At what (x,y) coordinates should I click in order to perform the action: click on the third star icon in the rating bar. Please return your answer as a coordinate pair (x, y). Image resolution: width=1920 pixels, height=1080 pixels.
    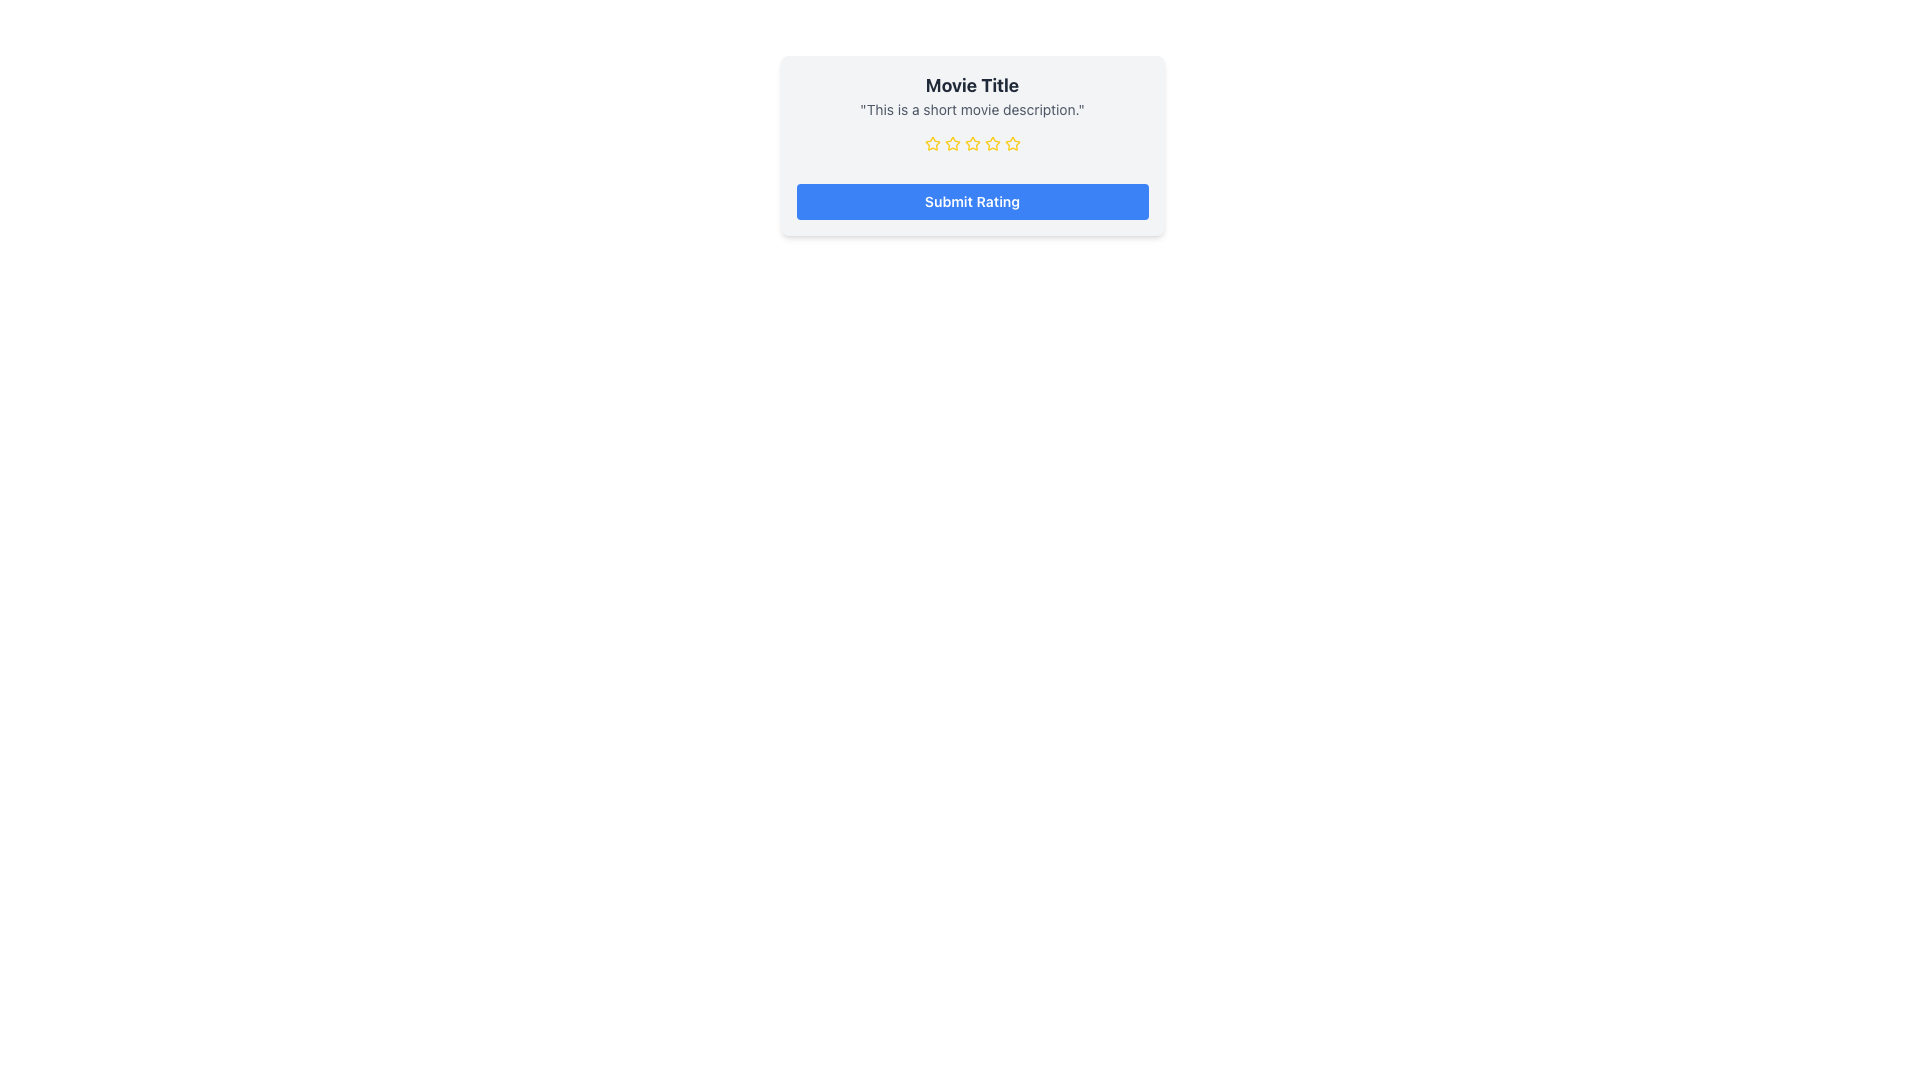
    Looking at the image, I should click on (992, 142).